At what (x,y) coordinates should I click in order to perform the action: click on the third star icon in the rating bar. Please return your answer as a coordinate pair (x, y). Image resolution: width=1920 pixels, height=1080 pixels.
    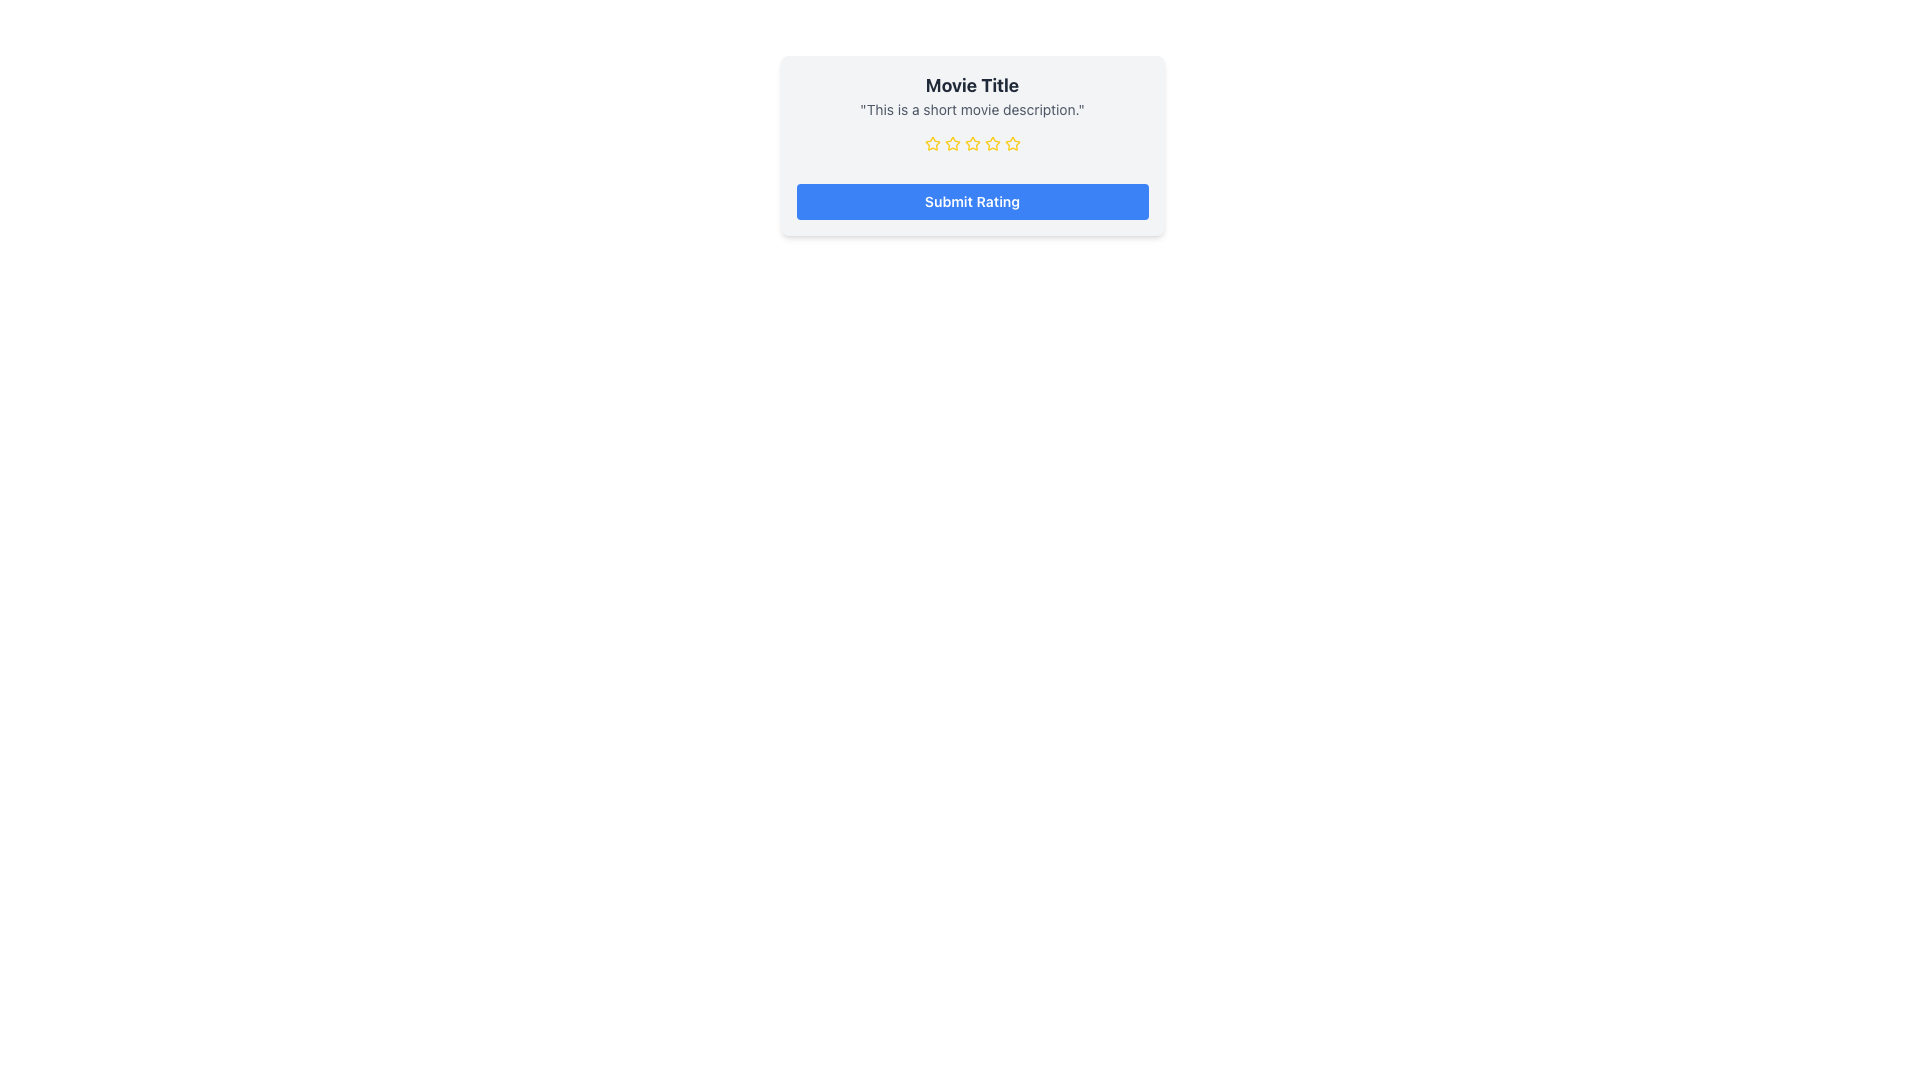
    Looking at the image, I should click on (992, 142).